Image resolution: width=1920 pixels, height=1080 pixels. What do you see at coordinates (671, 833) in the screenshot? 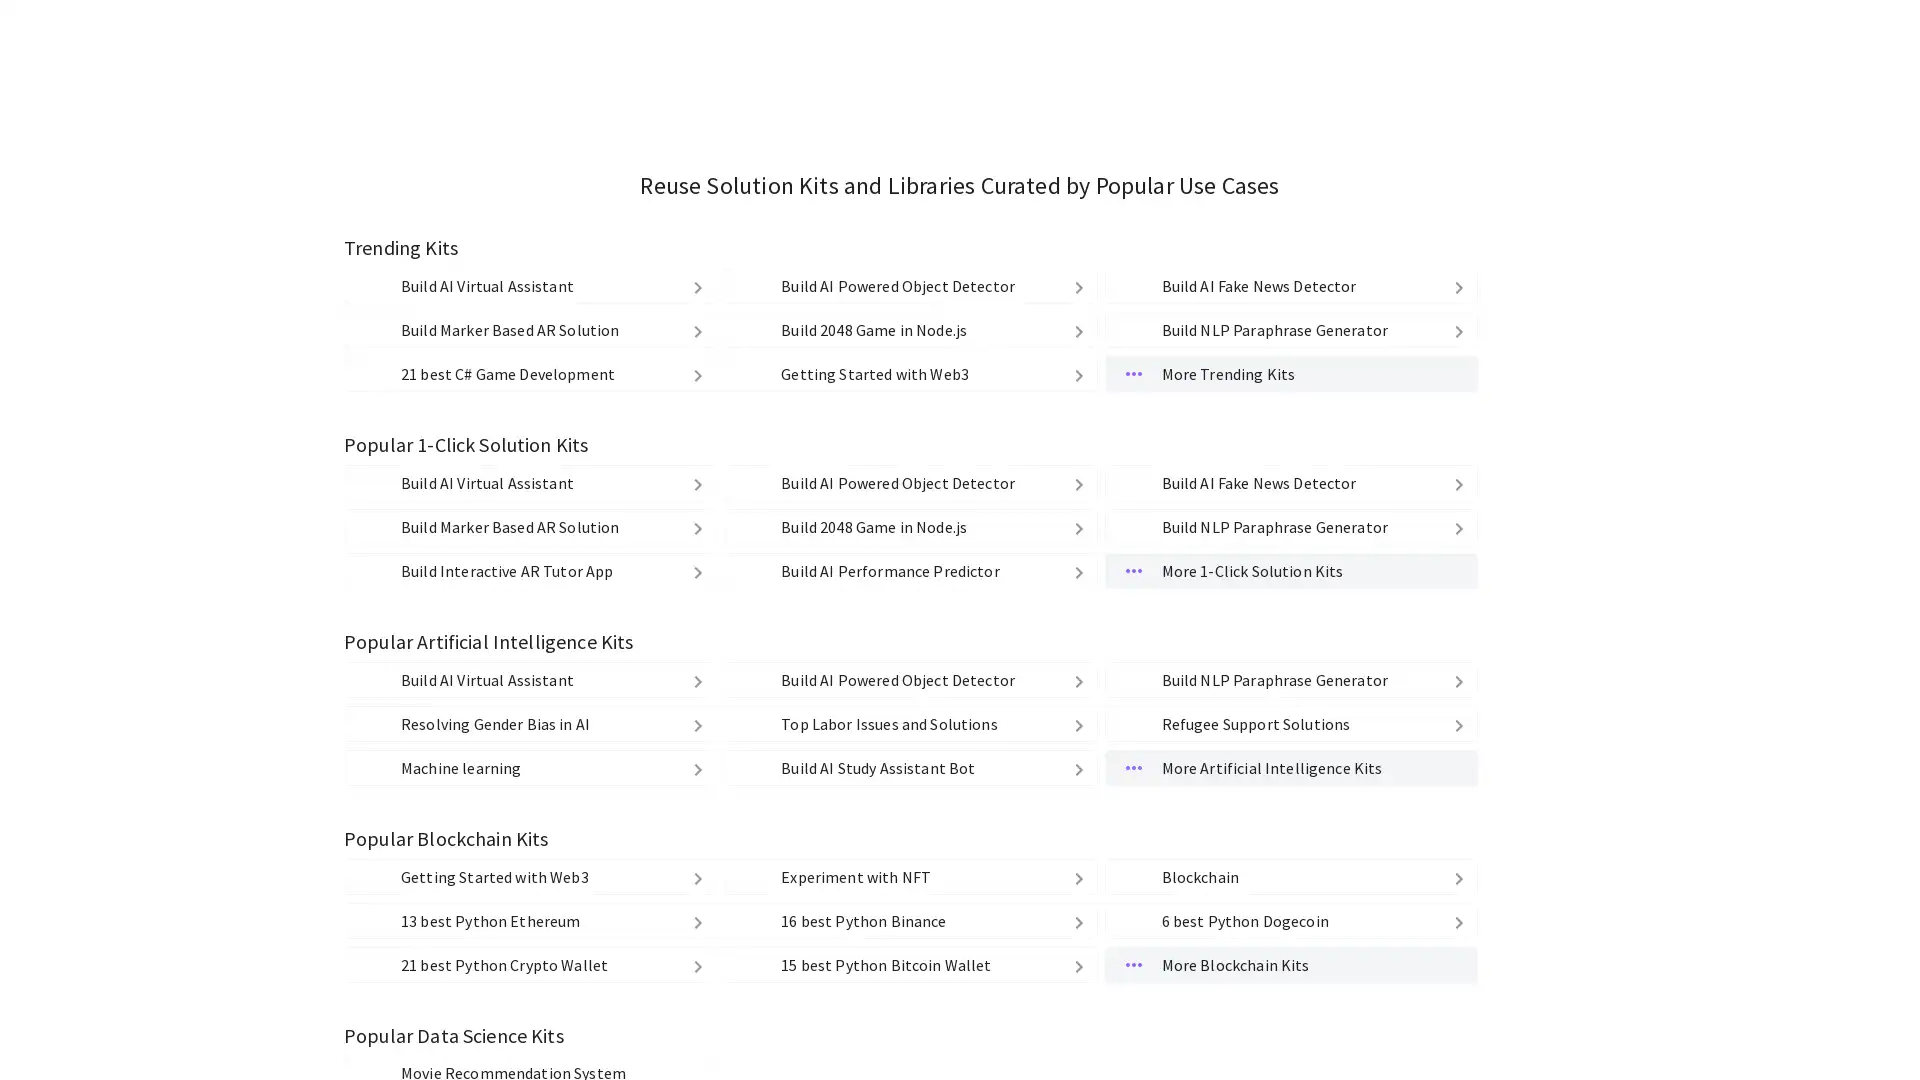
I see `delete` at bounding box center [671, 833].